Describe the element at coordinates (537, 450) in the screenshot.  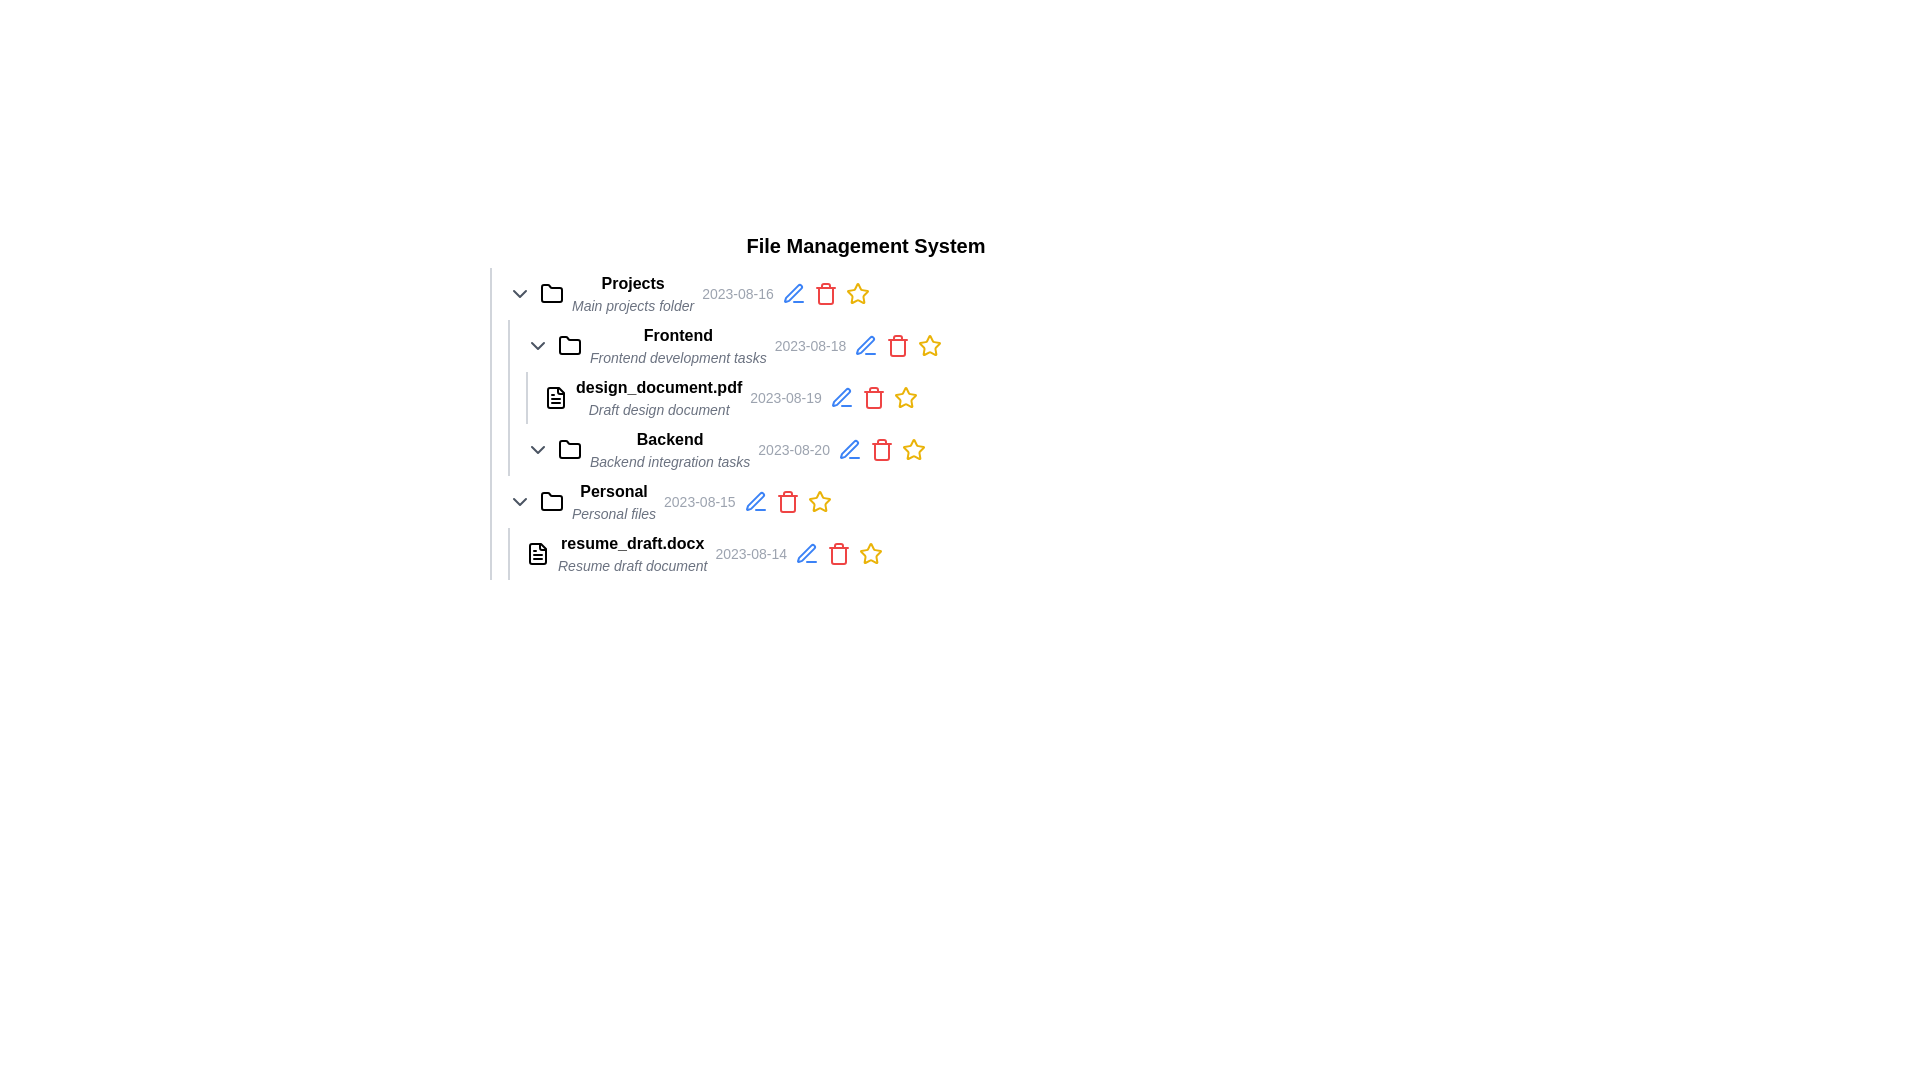
I see `the chevron button located to the left of the 'Backend' text` at that location.